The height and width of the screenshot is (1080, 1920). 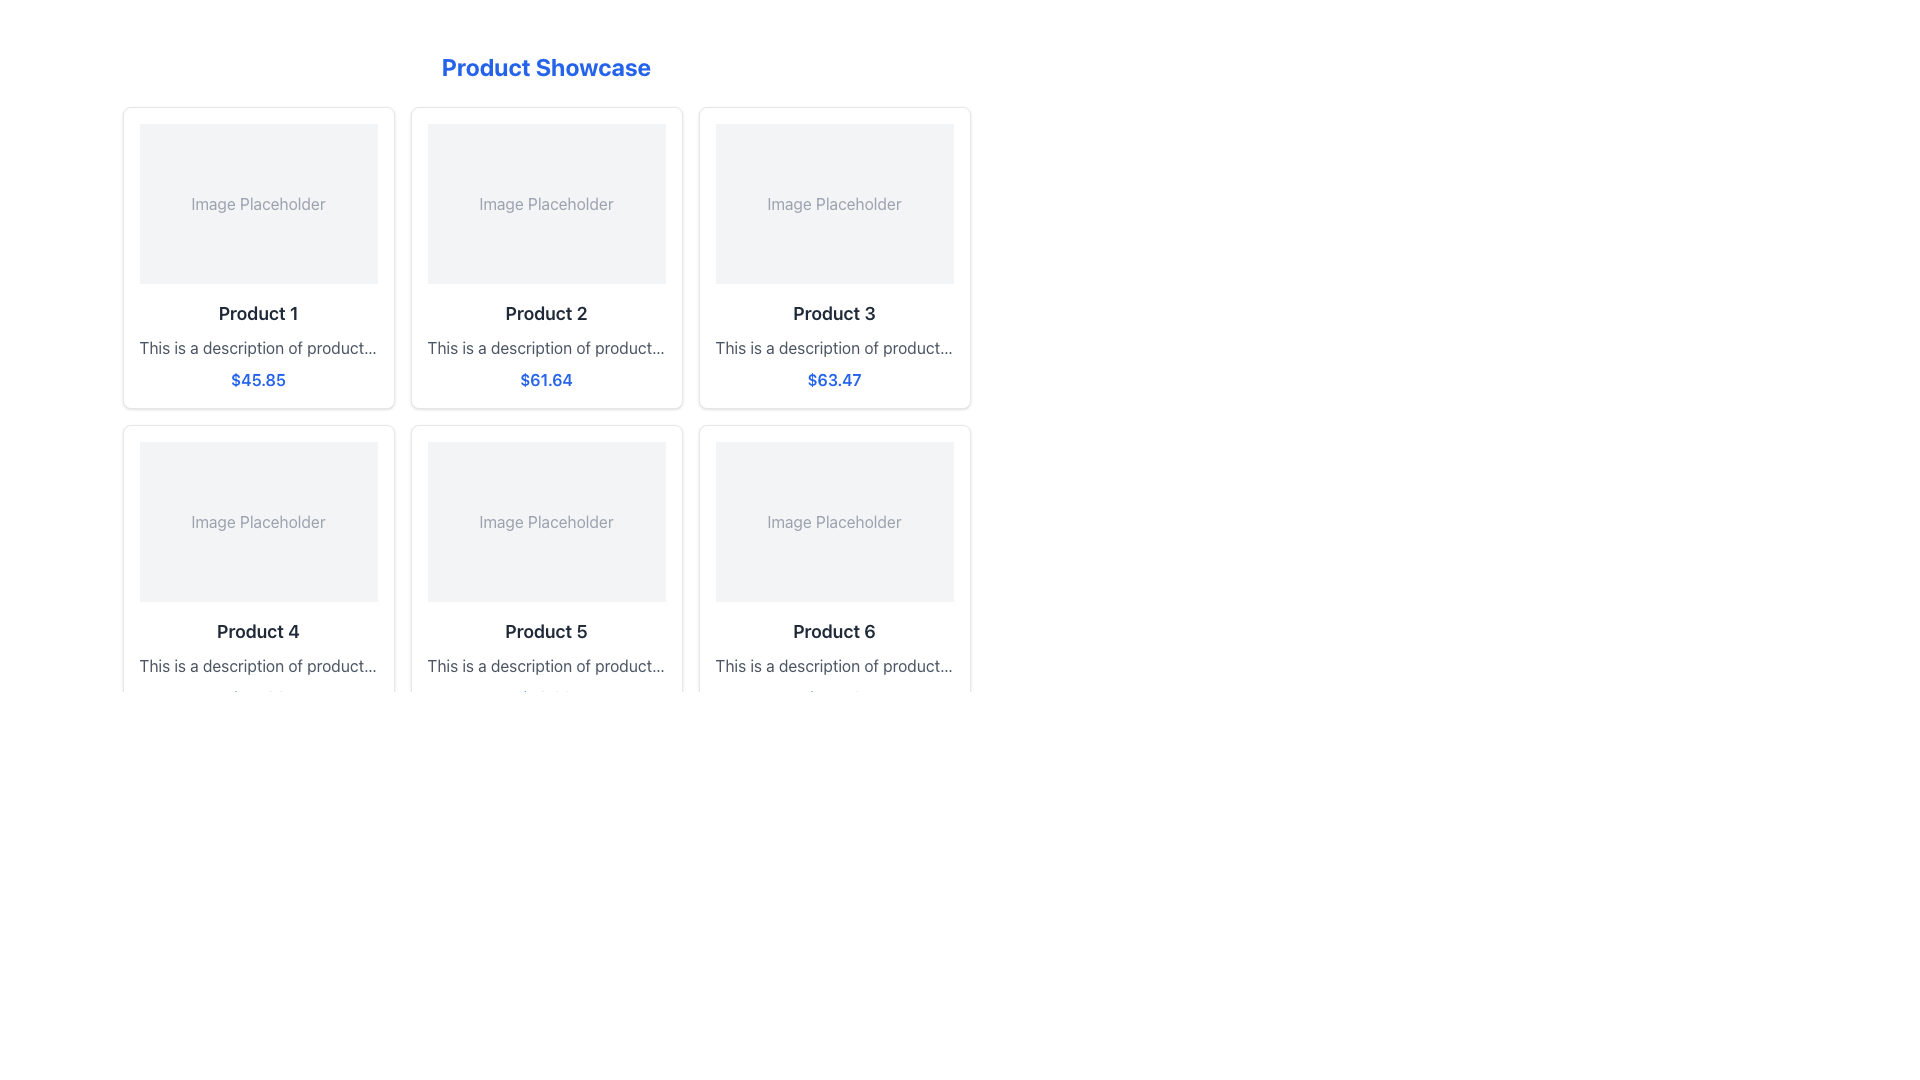 What do you see at coordinates (834, 666) in the screenshot?
I see `the text block containing the phrase 'This is a description of product 6.' which is styled with a gray font color and is positioned below the title 'Product 6' within the product card` at bounding box center [834, 666].